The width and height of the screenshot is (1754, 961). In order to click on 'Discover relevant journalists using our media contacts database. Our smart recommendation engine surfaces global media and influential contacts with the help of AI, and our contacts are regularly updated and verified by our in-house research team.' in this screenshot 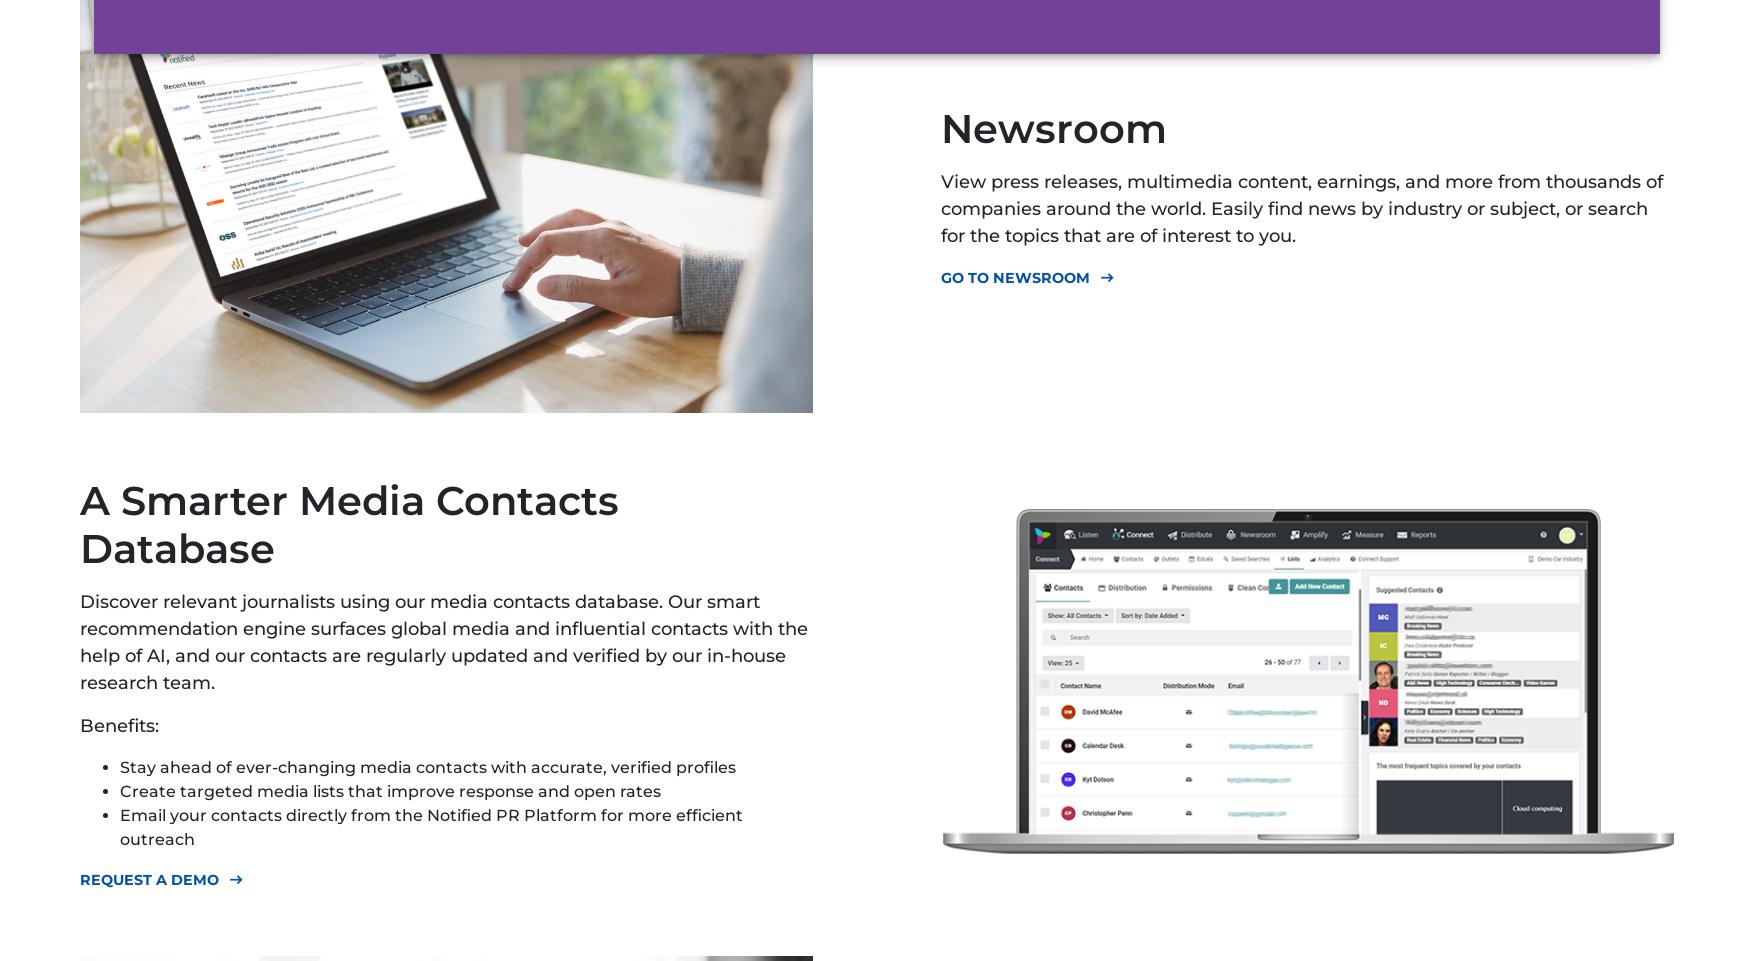, I will do `click(442, 641)`.